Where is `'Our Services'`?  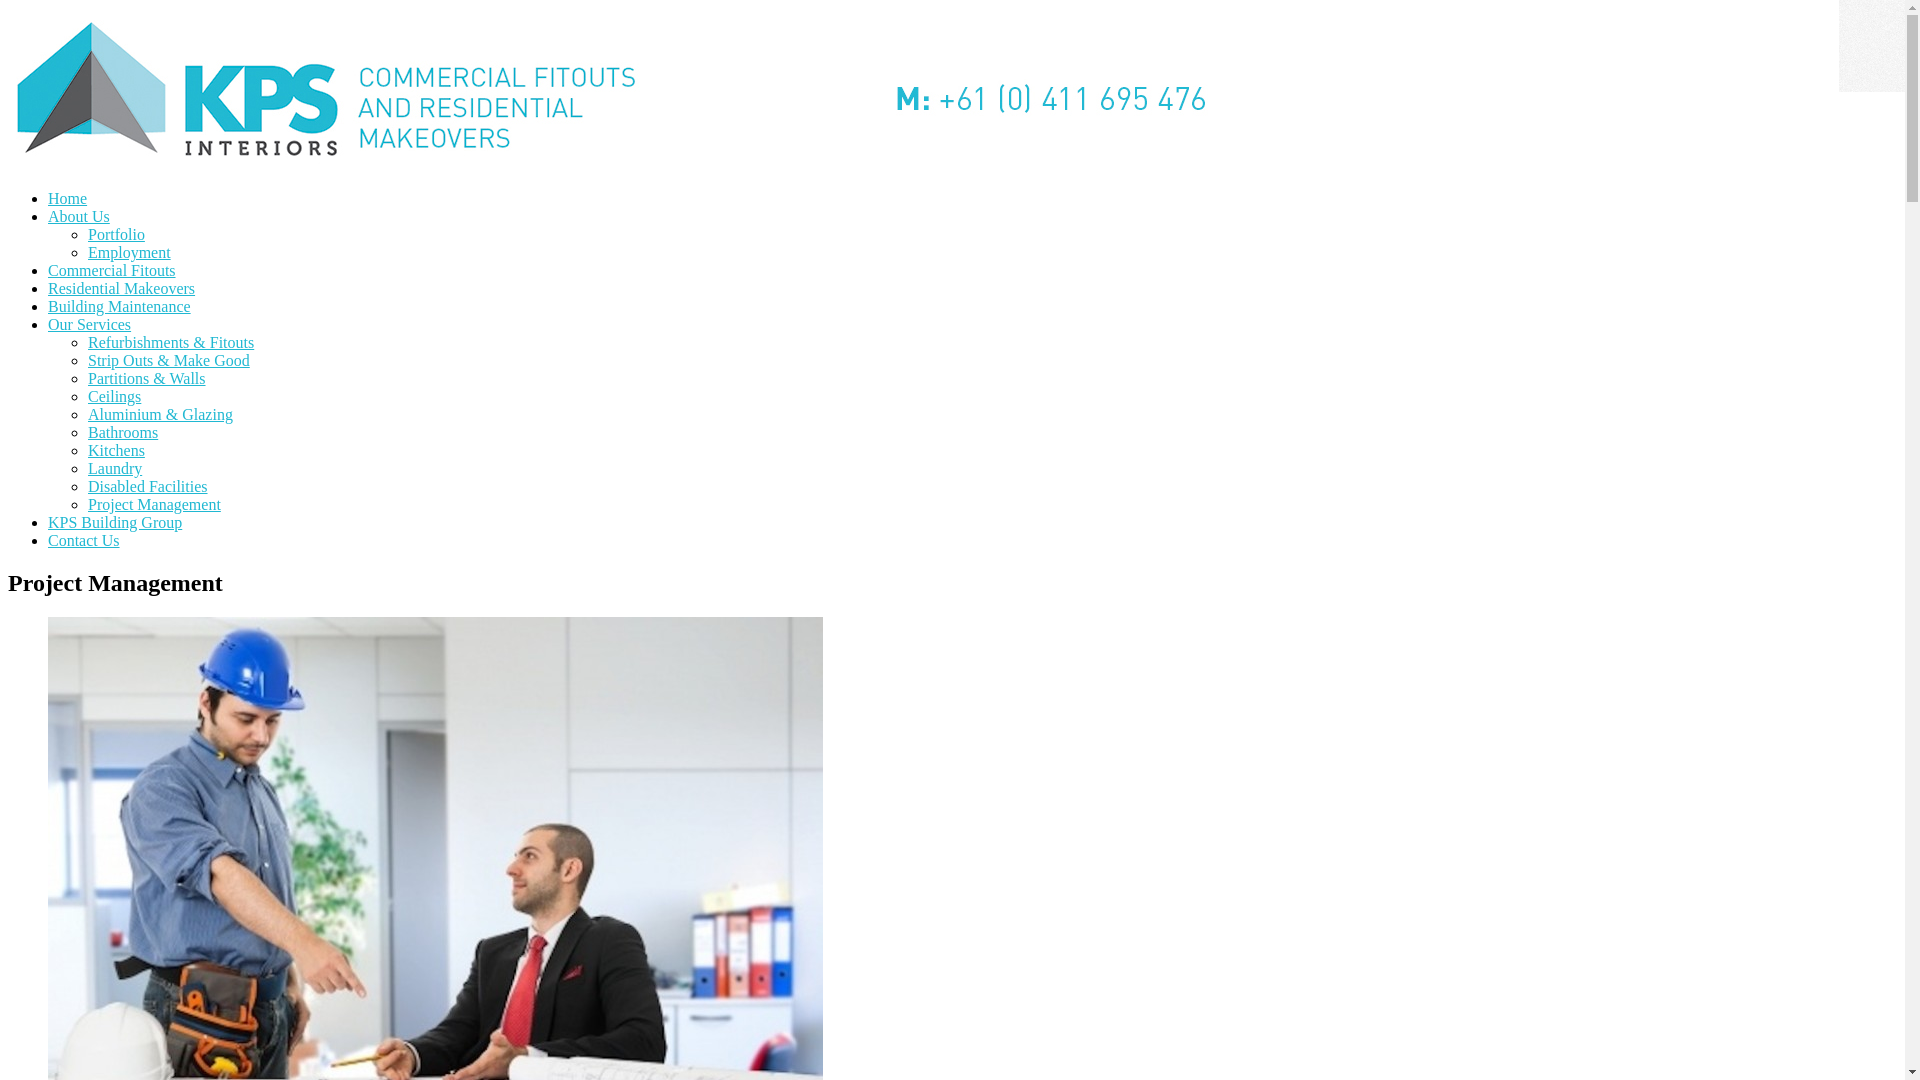
'Our Services' is located at coordinates (88, 323).